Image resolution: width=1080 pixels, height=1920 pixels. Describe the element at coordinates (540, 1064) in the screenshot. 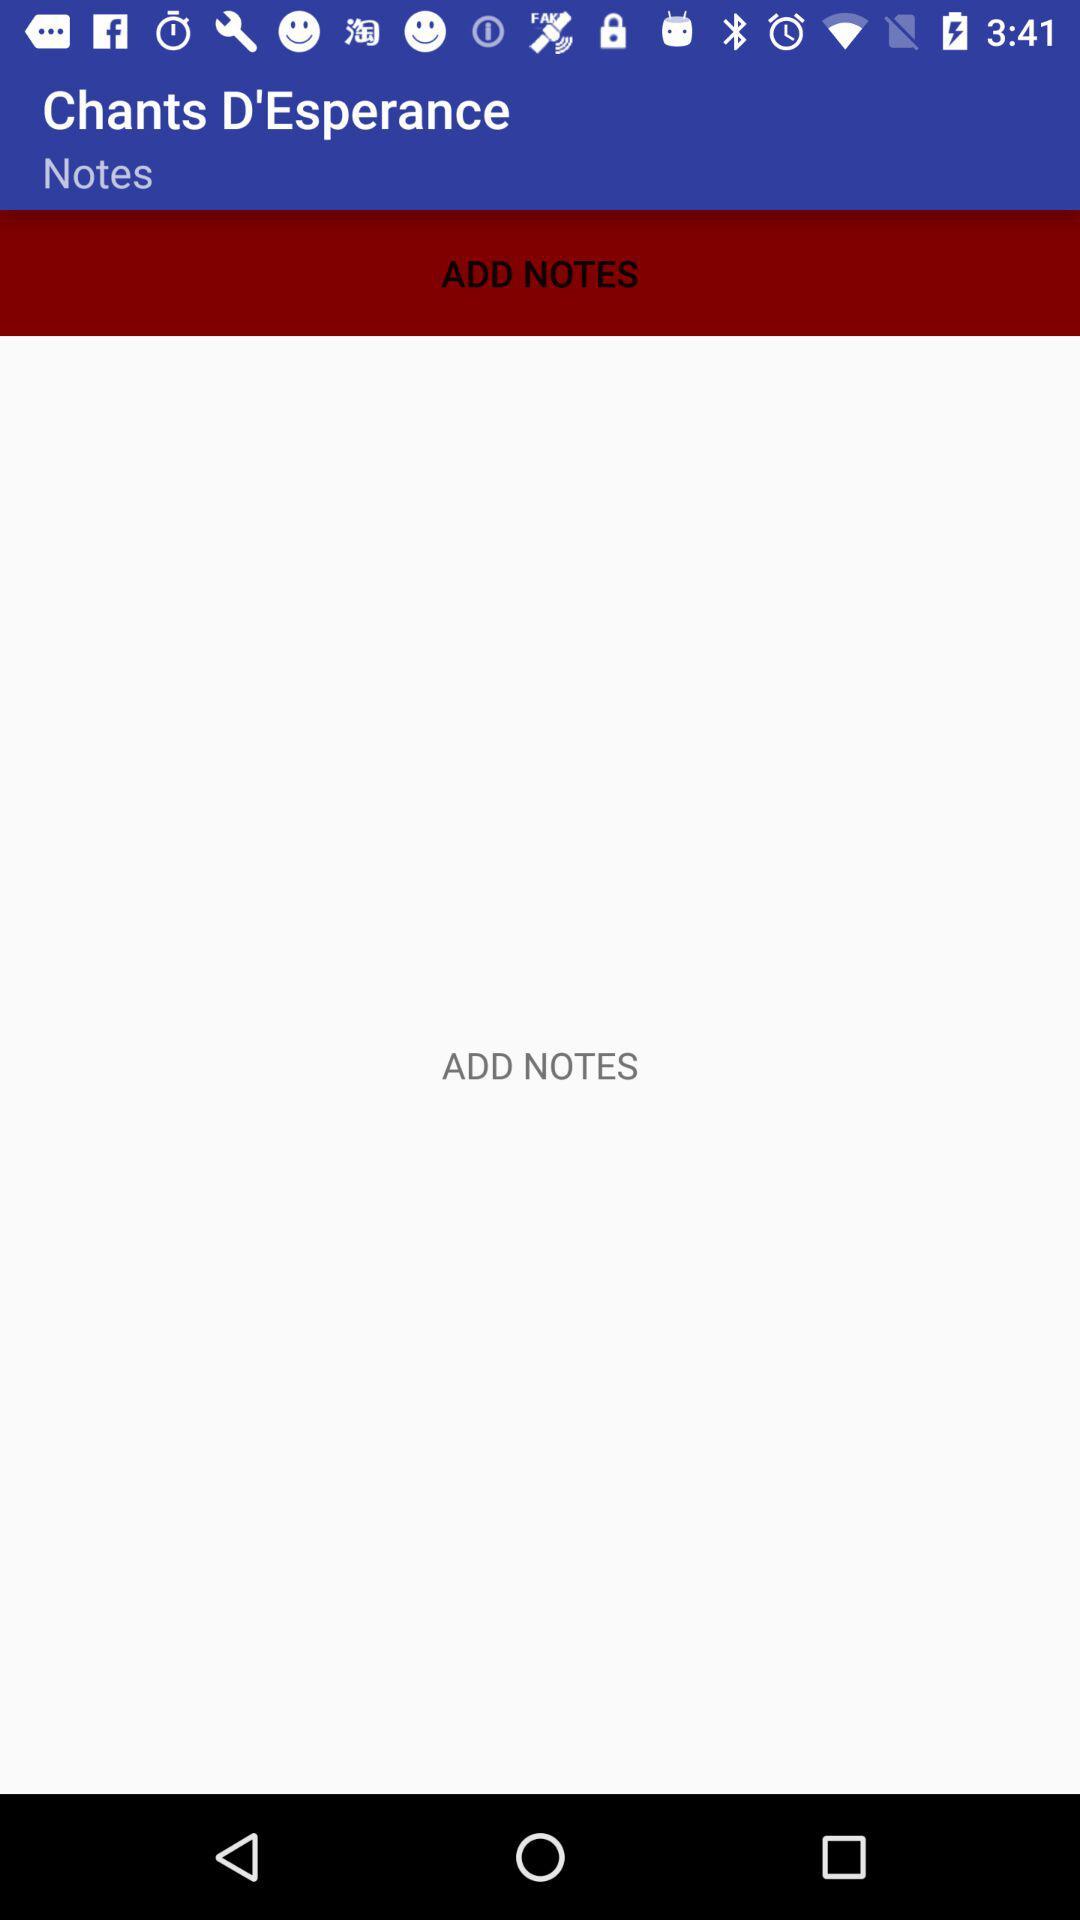

I see `click here to add information` at that location.